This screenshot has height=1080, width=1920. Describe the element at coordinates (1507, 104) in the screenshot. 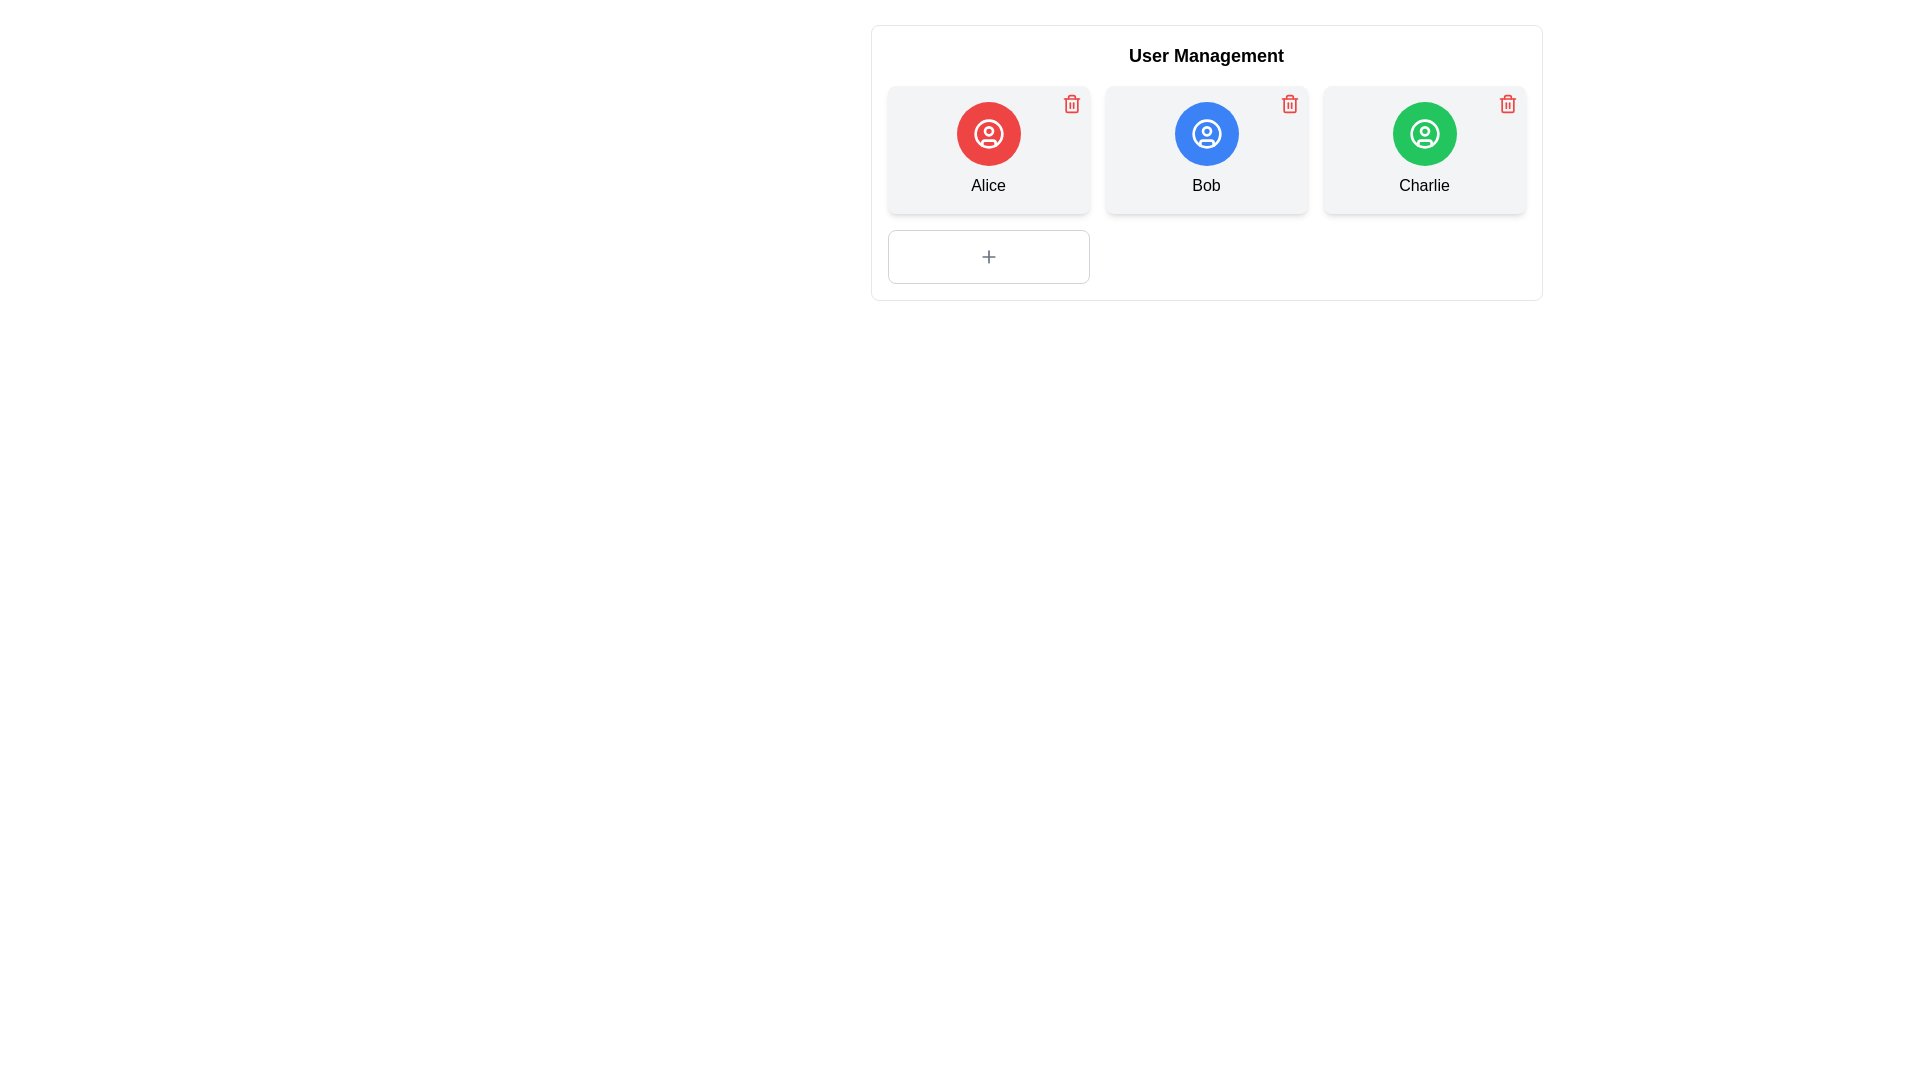

I see `the small red trashcan icon button located in the top-right corner of Charlie's information card, above and to the right of the user's avatar` at that location.